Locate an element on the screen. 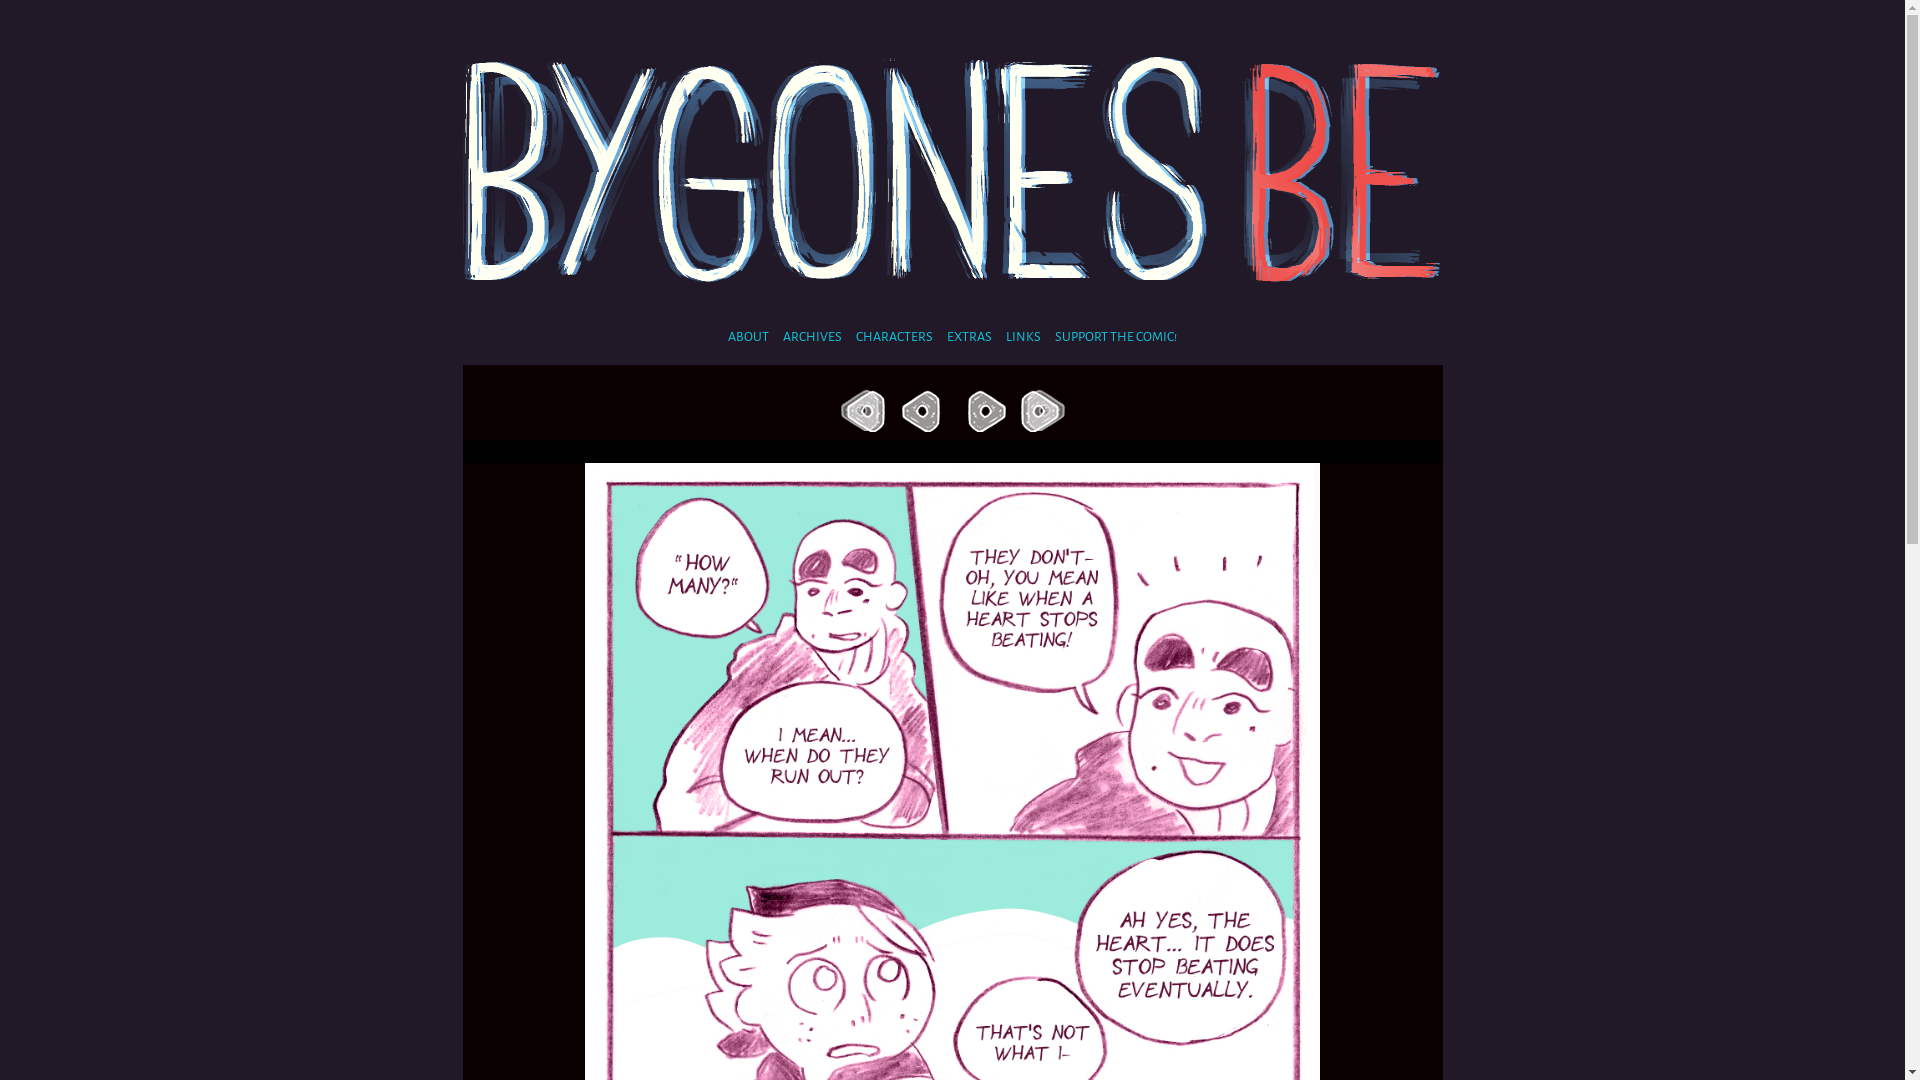 The width and height of the screenshot is (1920, 1080). 'SUPPORT THE COMIC!' is located at coordinates (1115, 336).